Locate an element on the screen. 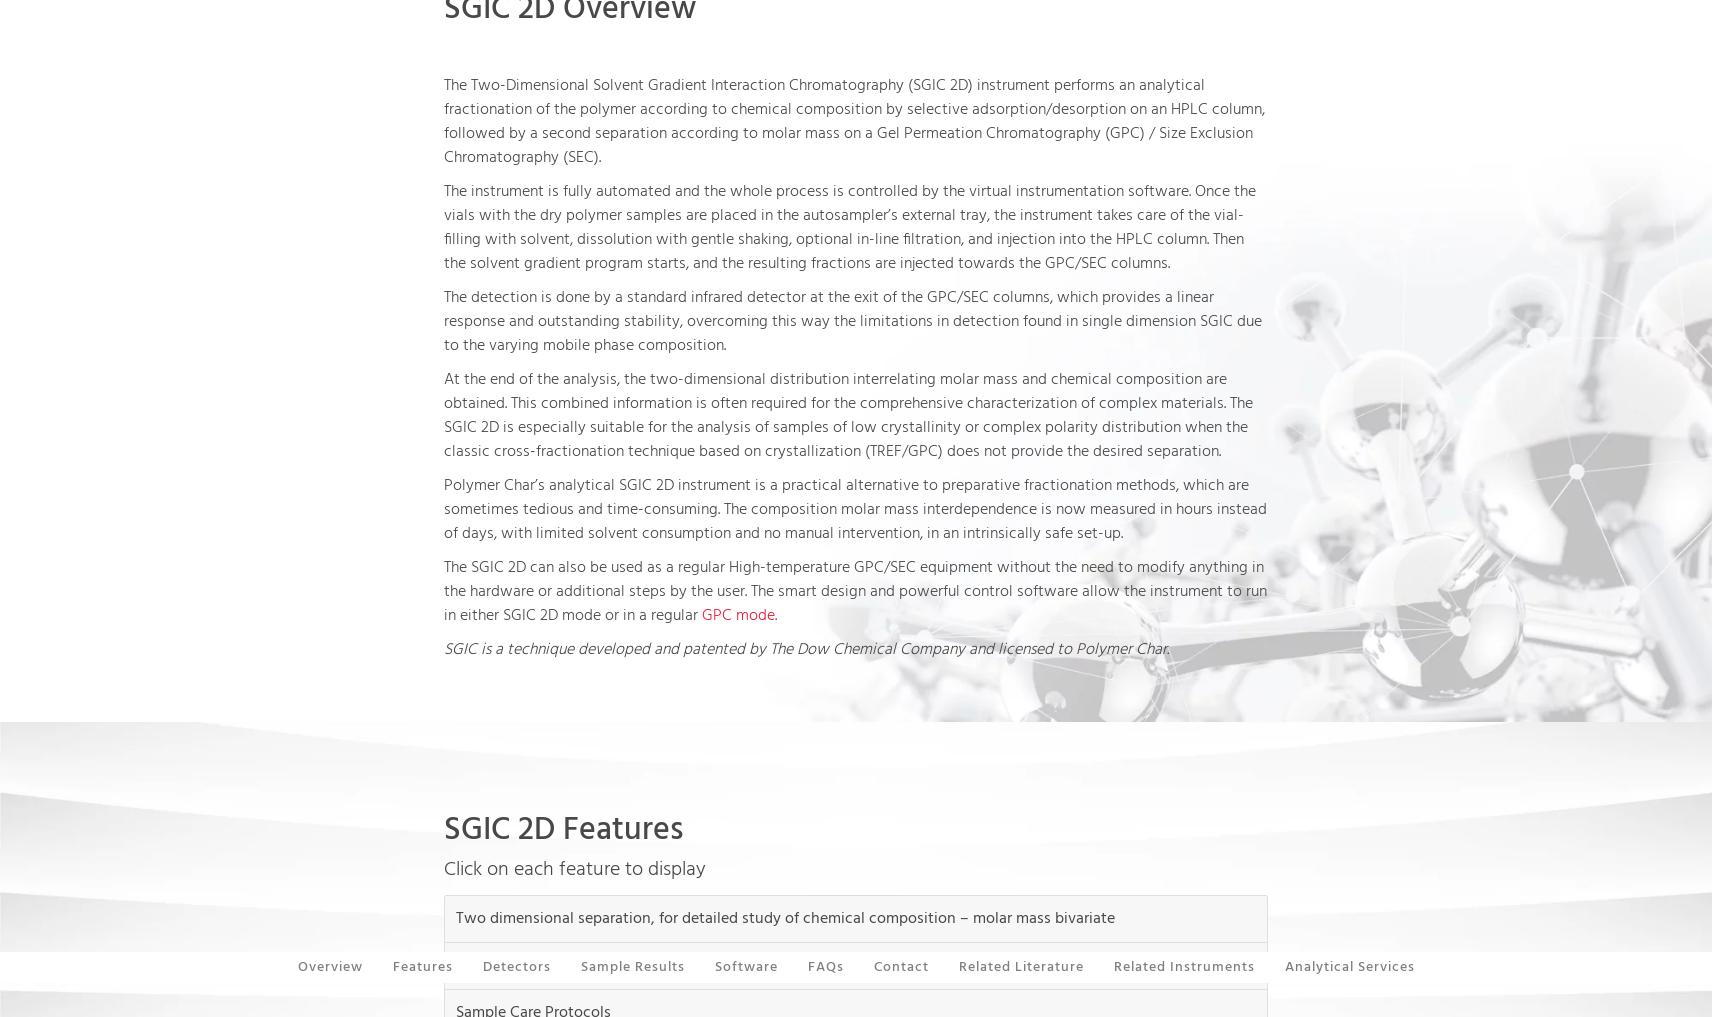 The height and width of the screenshot is (1017, 1712). 'Click on each feature to display' is located at coordinates (574, 870).